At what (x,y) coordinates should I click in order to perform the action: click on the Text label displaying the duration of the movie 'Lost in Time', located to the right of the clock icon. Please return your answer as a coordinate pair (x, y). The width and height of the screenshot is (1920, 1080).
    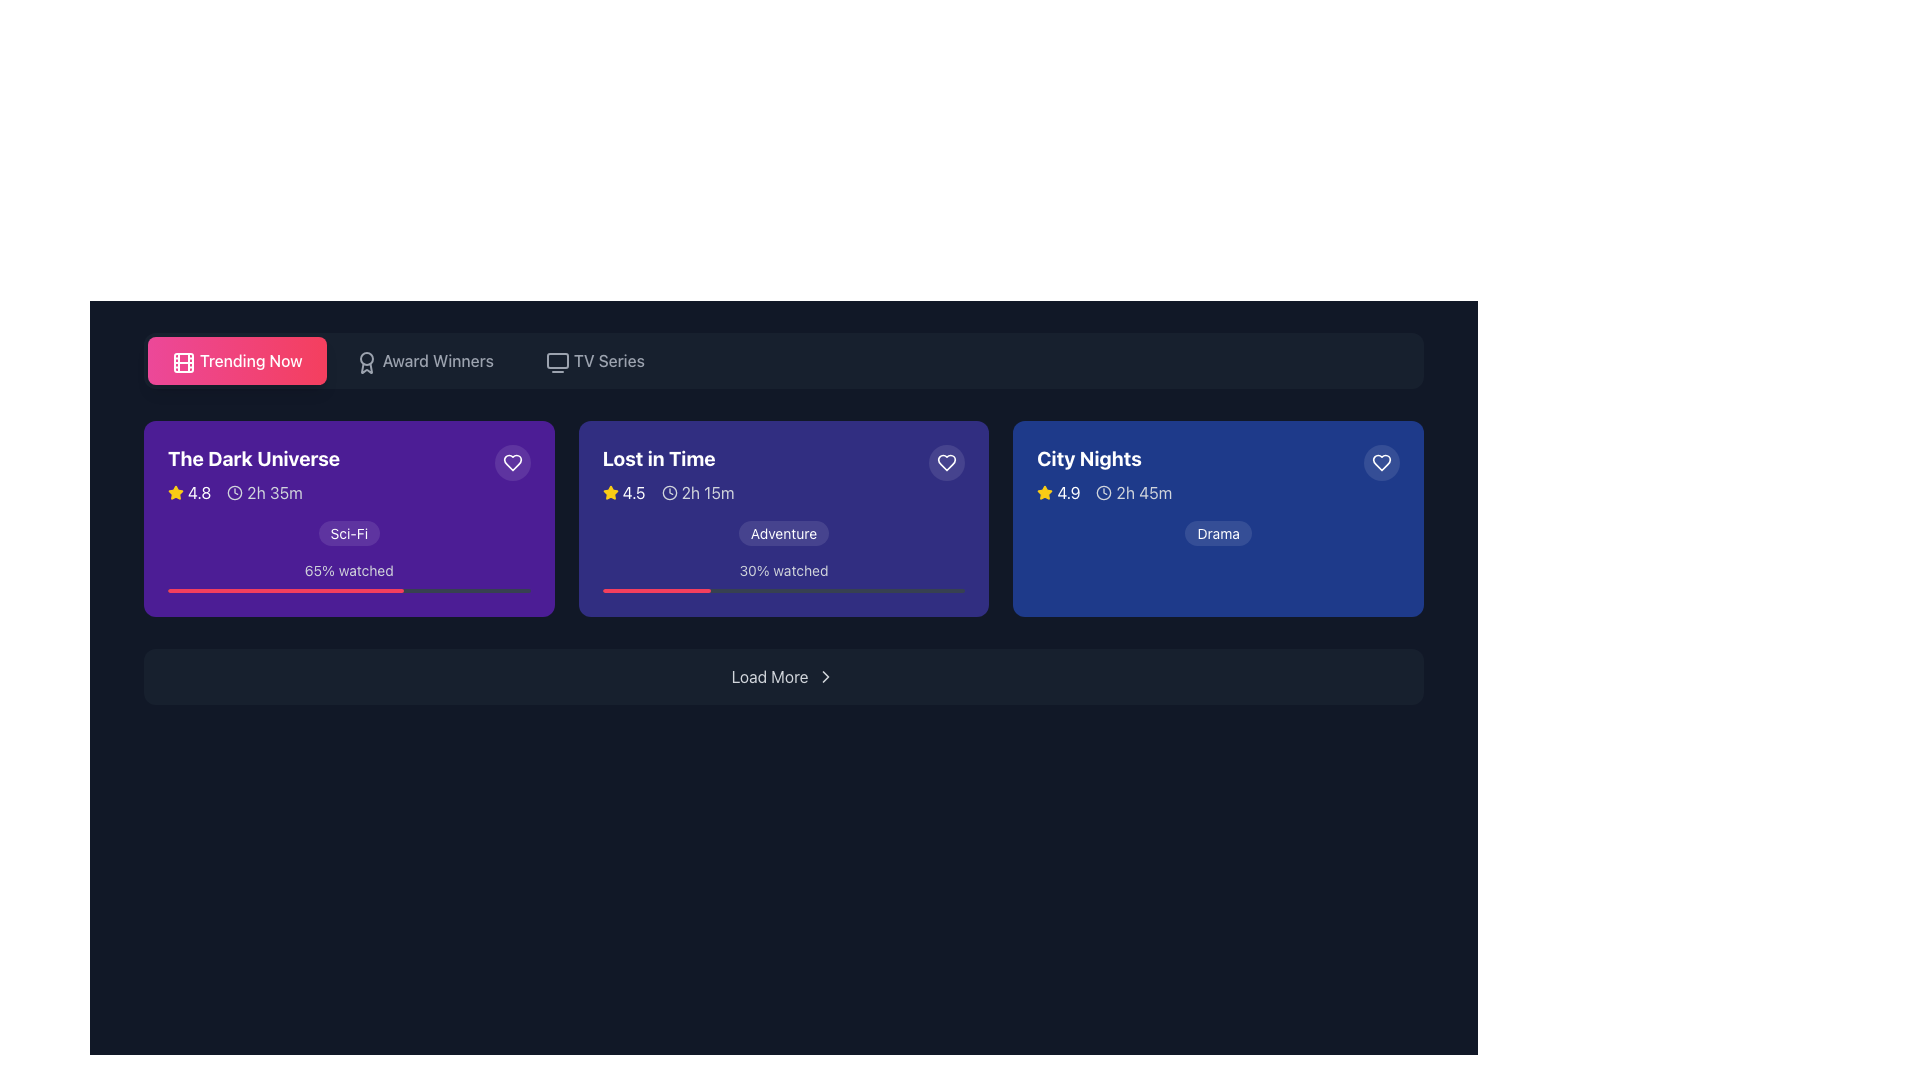
    Looking at the image, I should click on (708, 493).